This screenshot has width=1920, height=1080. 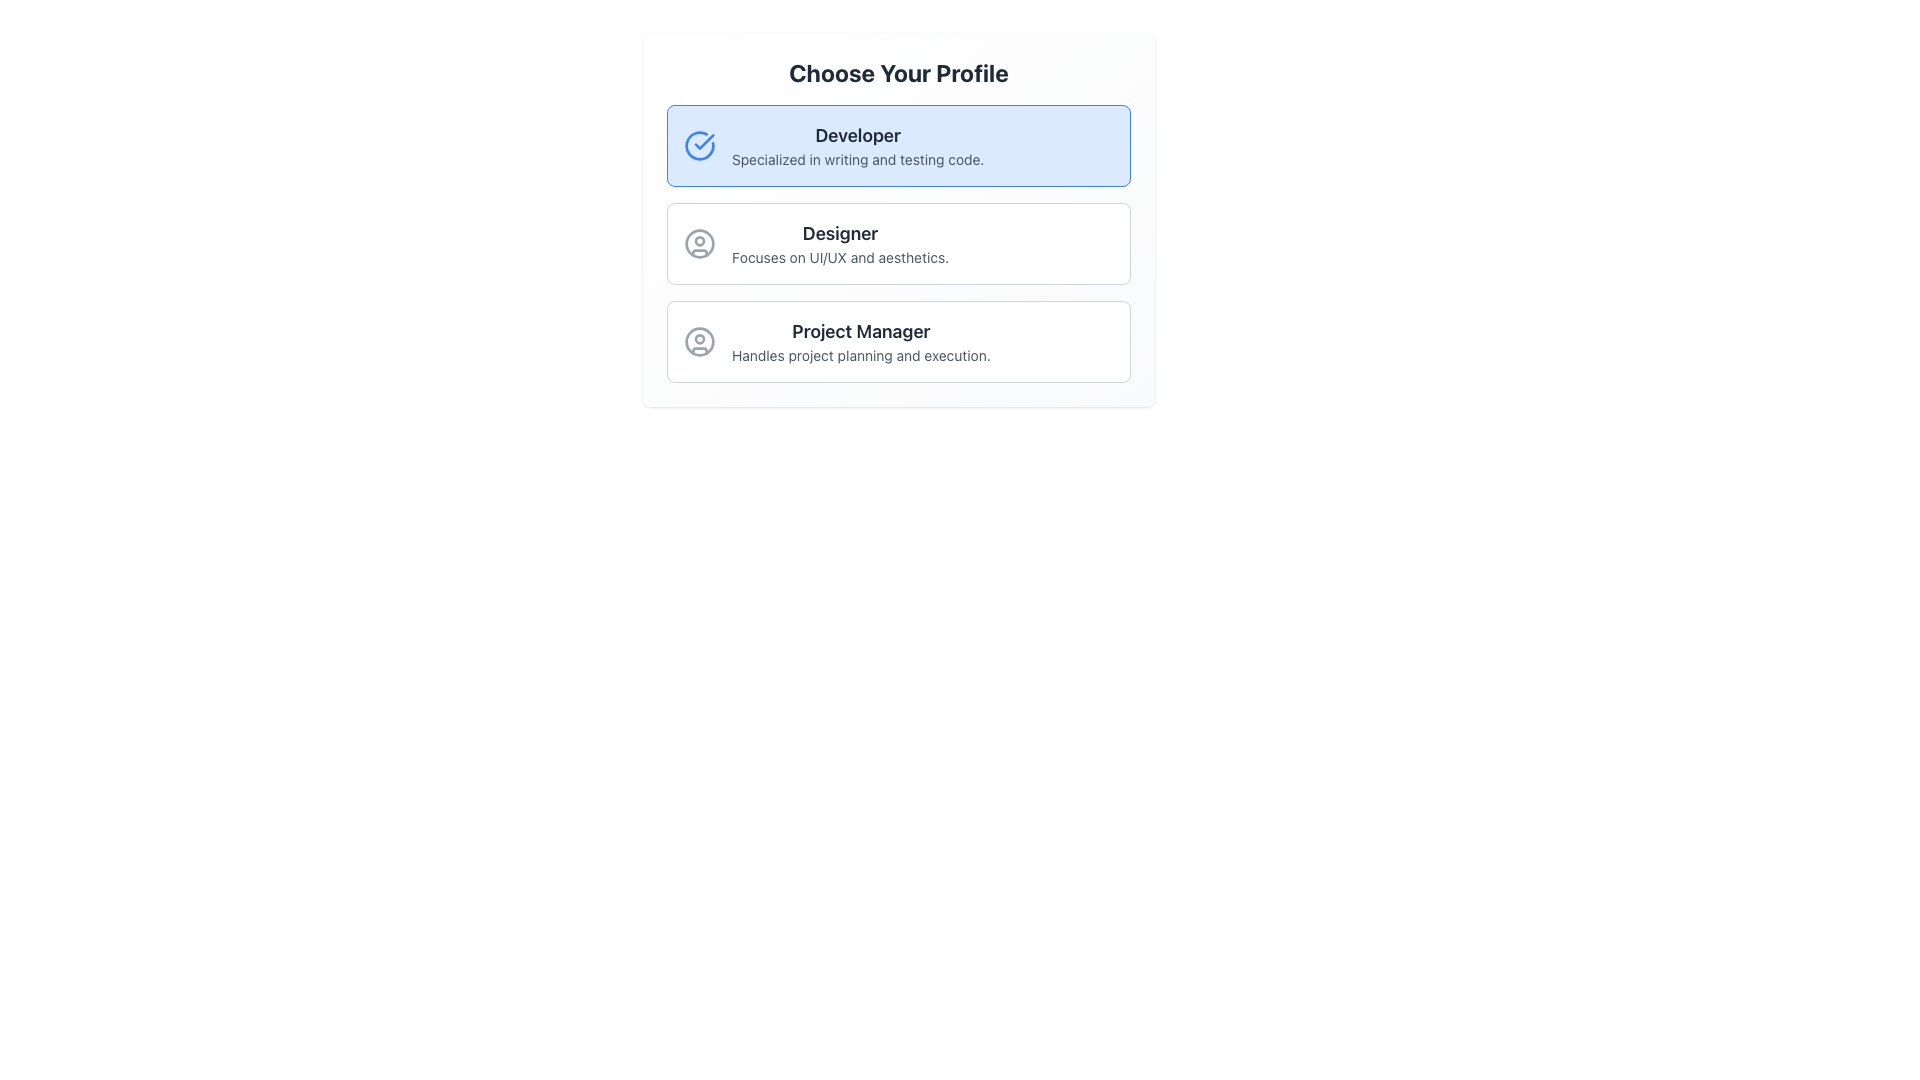 What do you see at coordinates (840, 242) in the screenshot?
I see `the Text block titled 'Designer', which is positioned between 'Developer' and 'Project Manager' in a vertical list` at bounding box center [840, 242].